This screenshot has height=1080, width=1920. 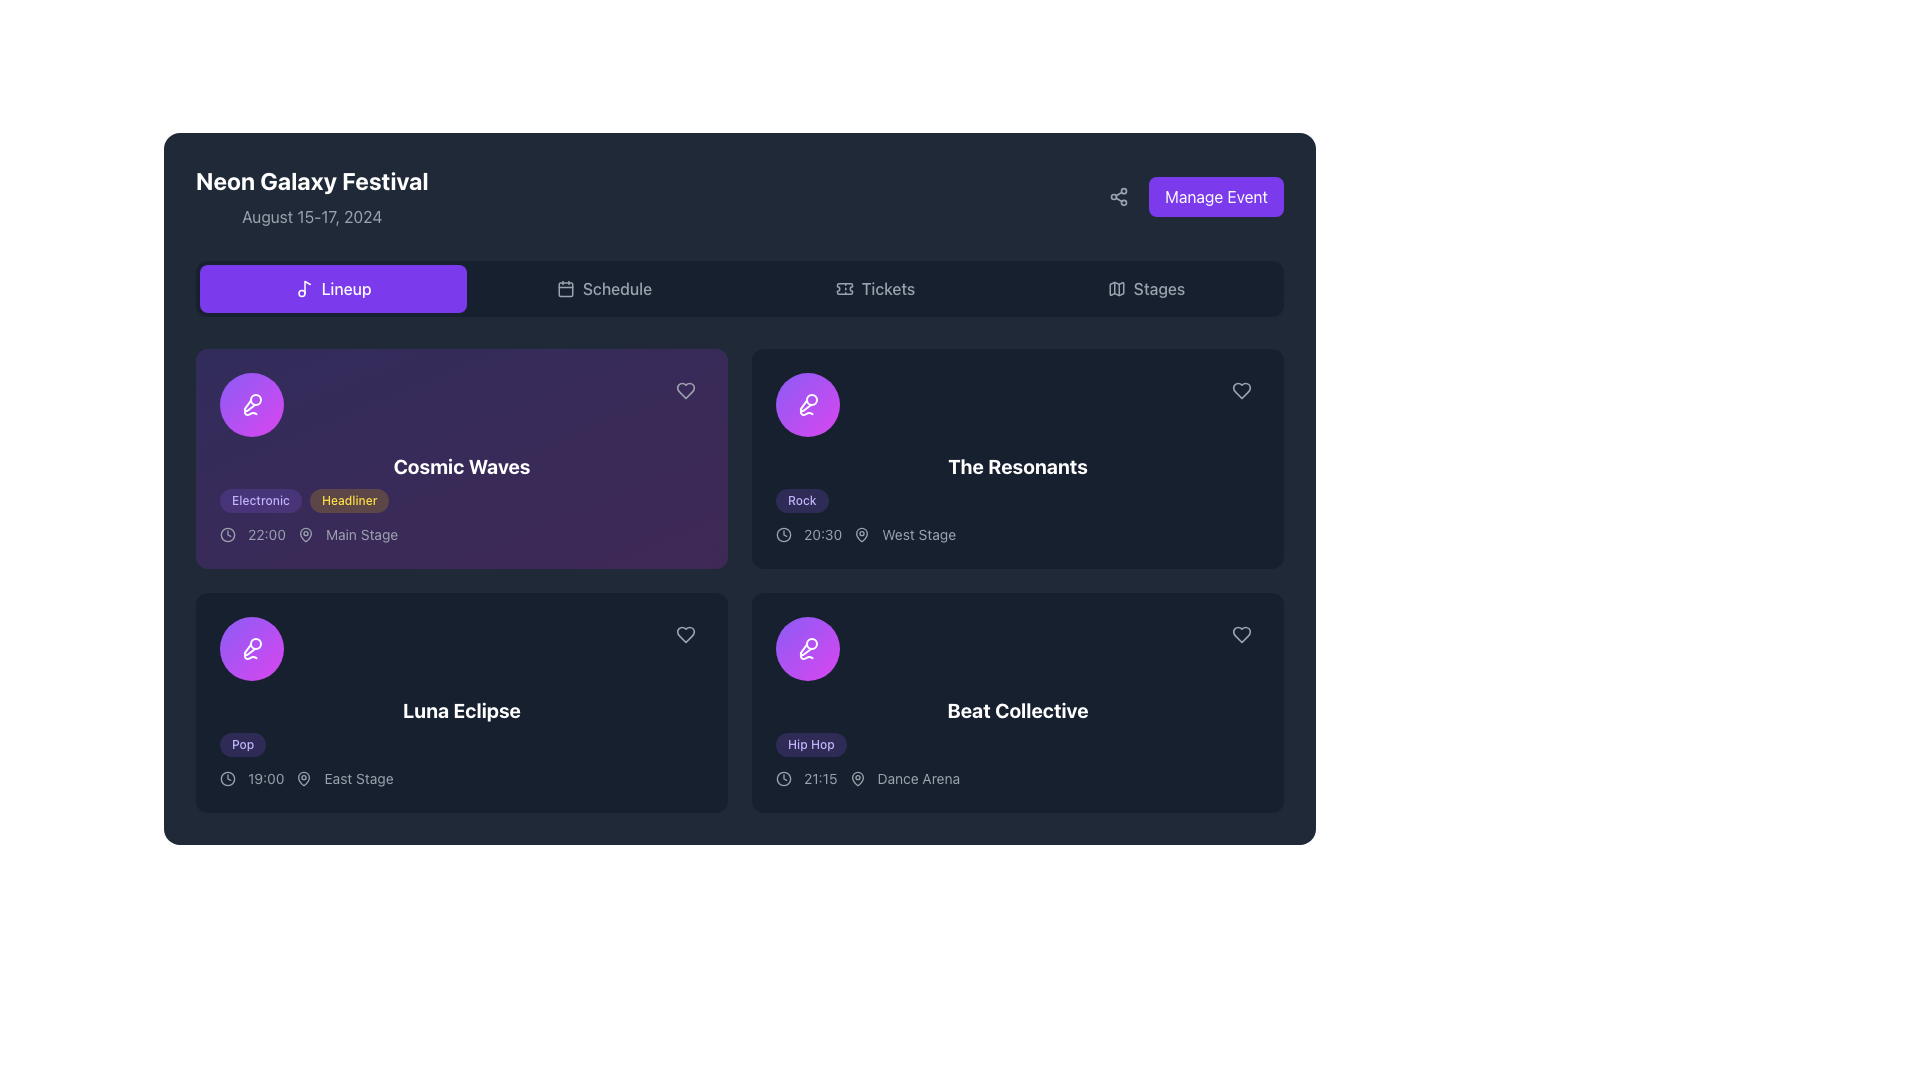 I want to click on the heart-shaped icon button in the top-right corner of the card for 'The Resonants' band to mark or unmark it as a favorite, so click(x=1241, y=390).